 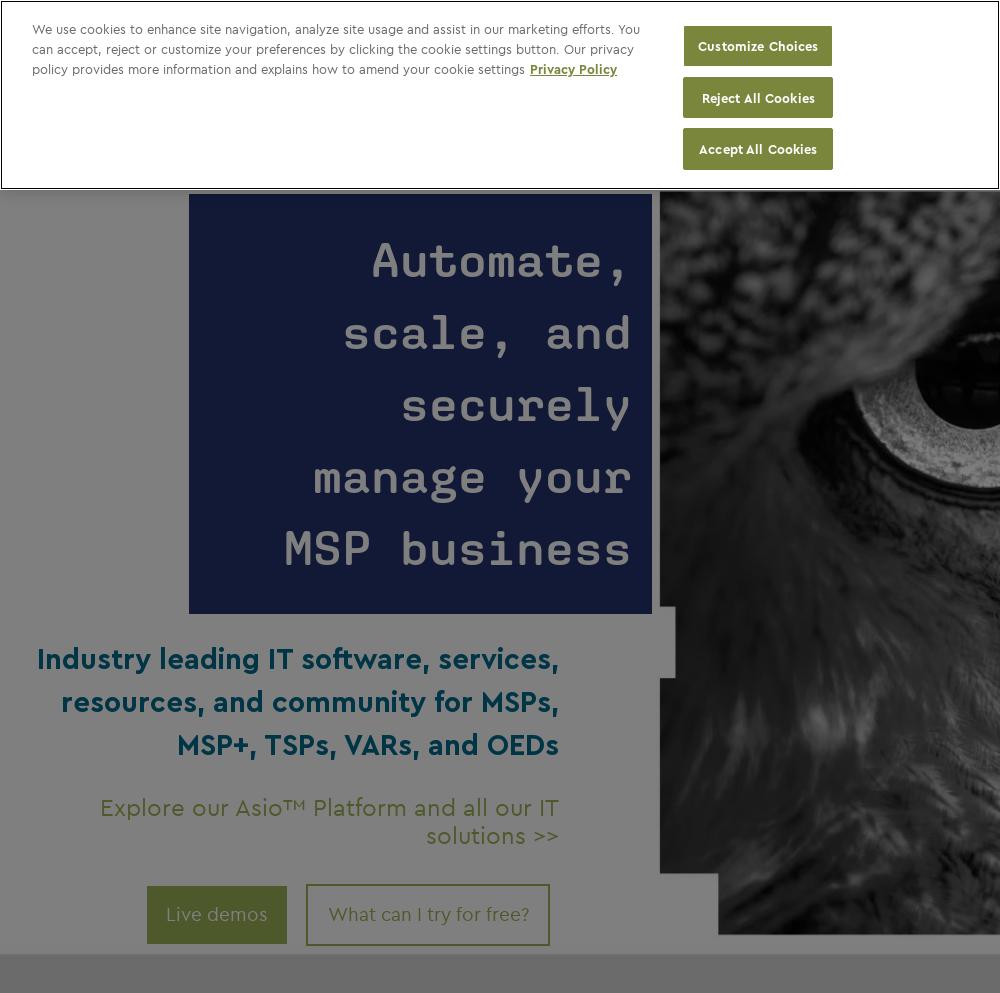 I want to click on 'Explore our Asio™ Platform and all our IT solution', so click(x=99, y=821).